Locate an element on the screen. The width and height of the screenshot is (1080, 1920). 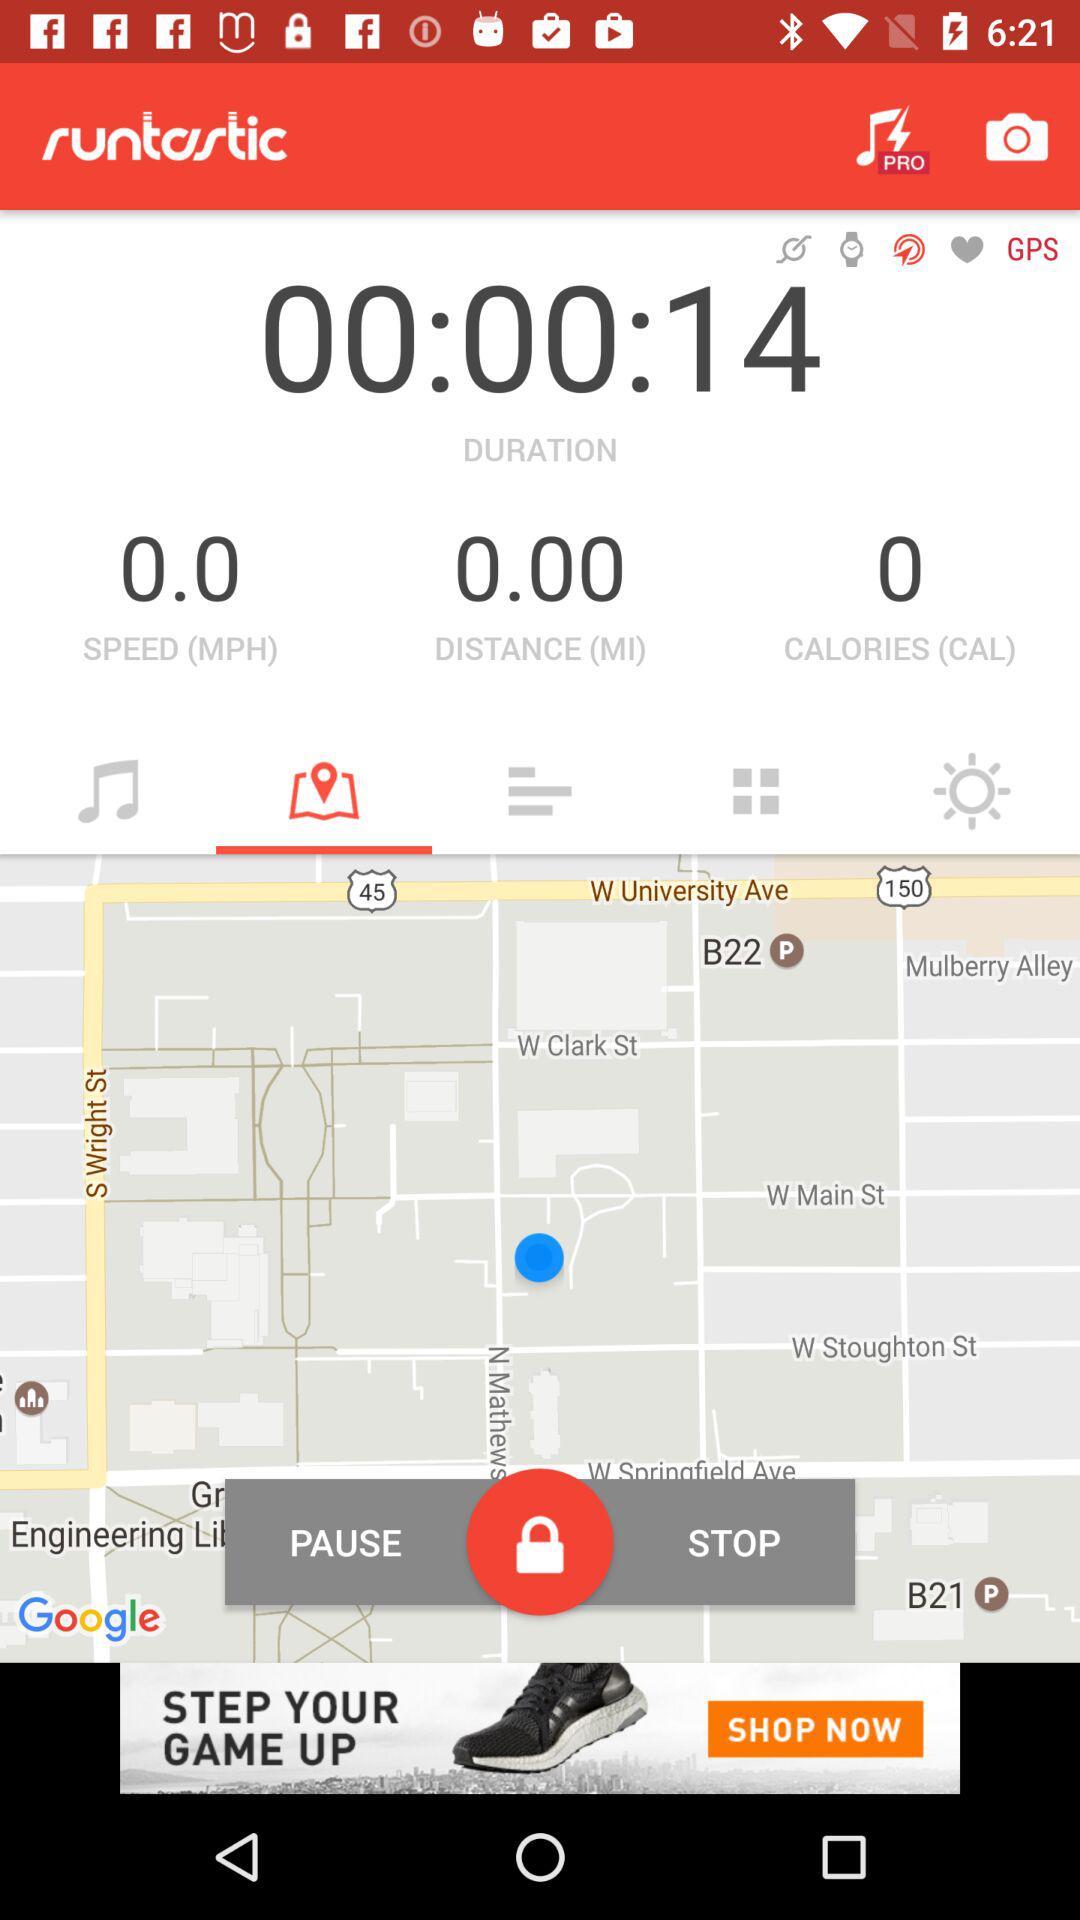
open menu is located at coordinates (540, 790).